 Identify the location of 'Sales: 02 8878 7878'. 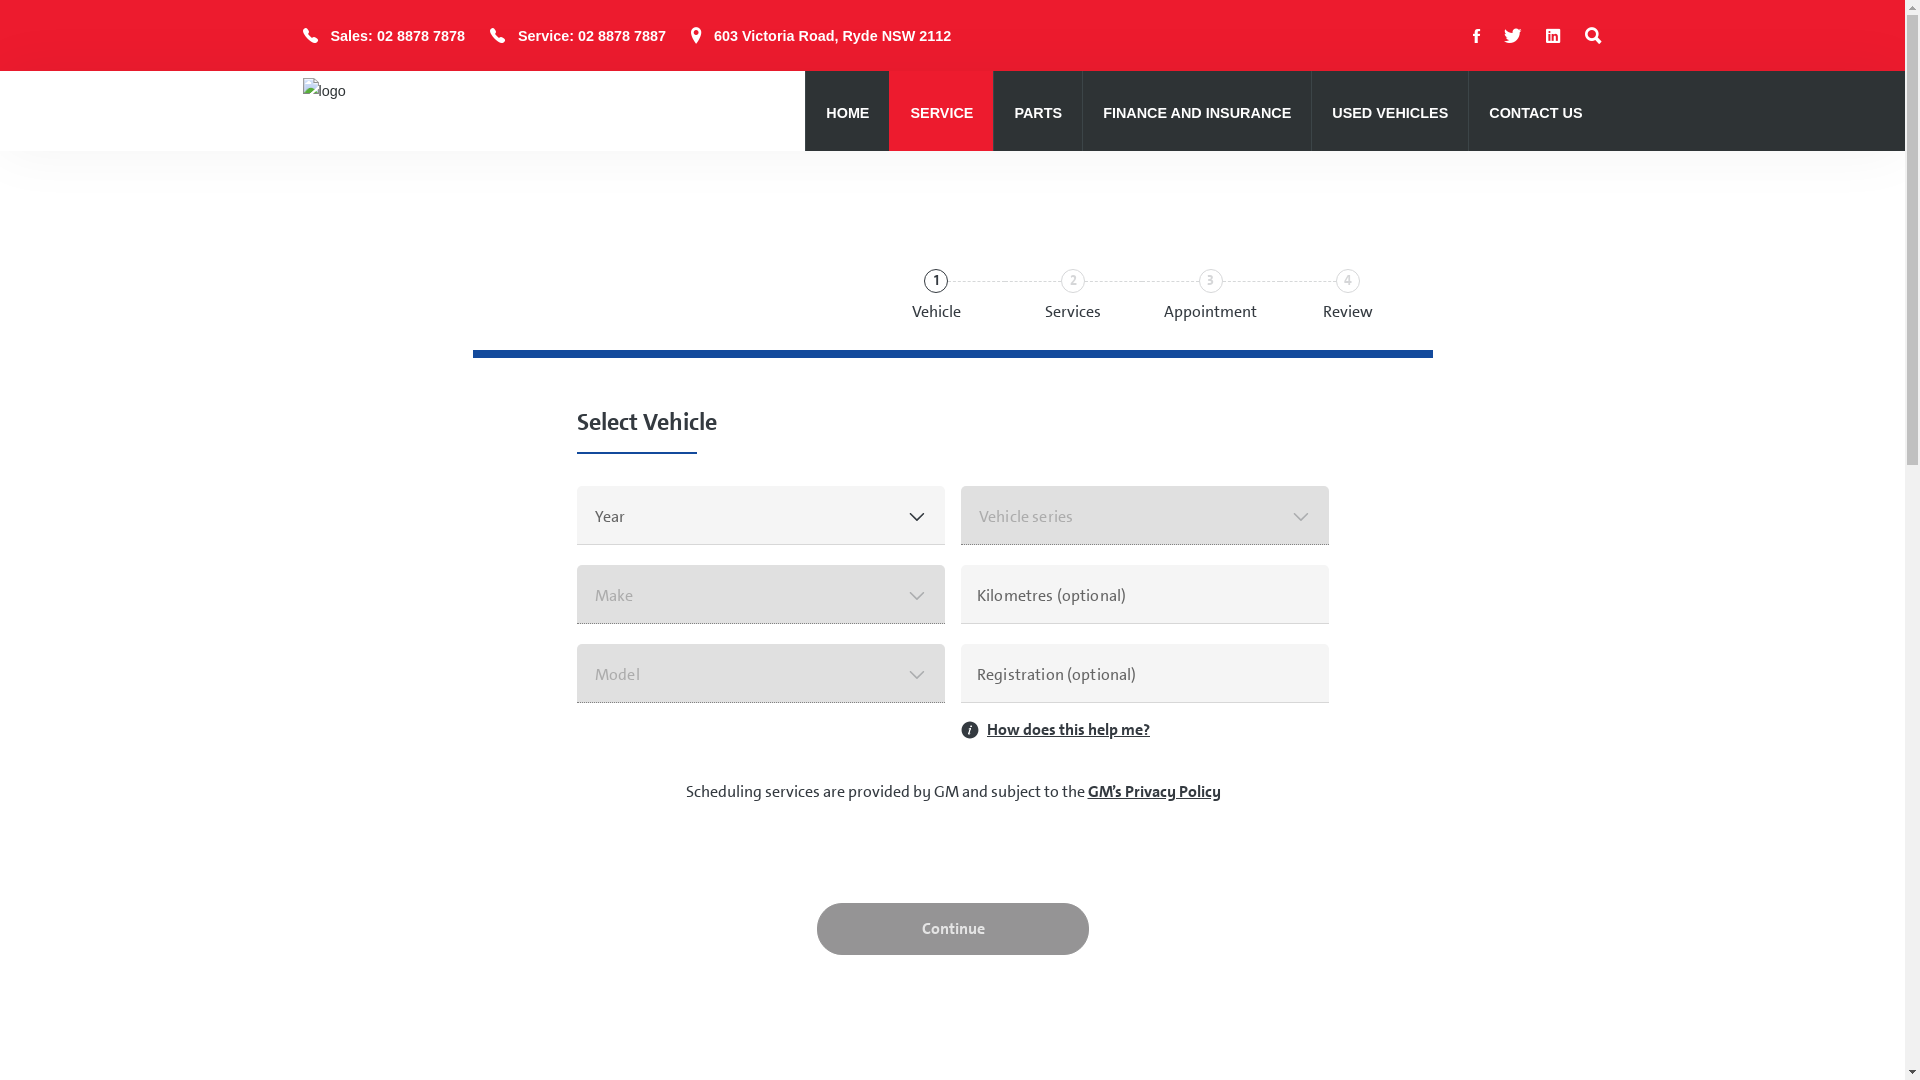
(330, 35).